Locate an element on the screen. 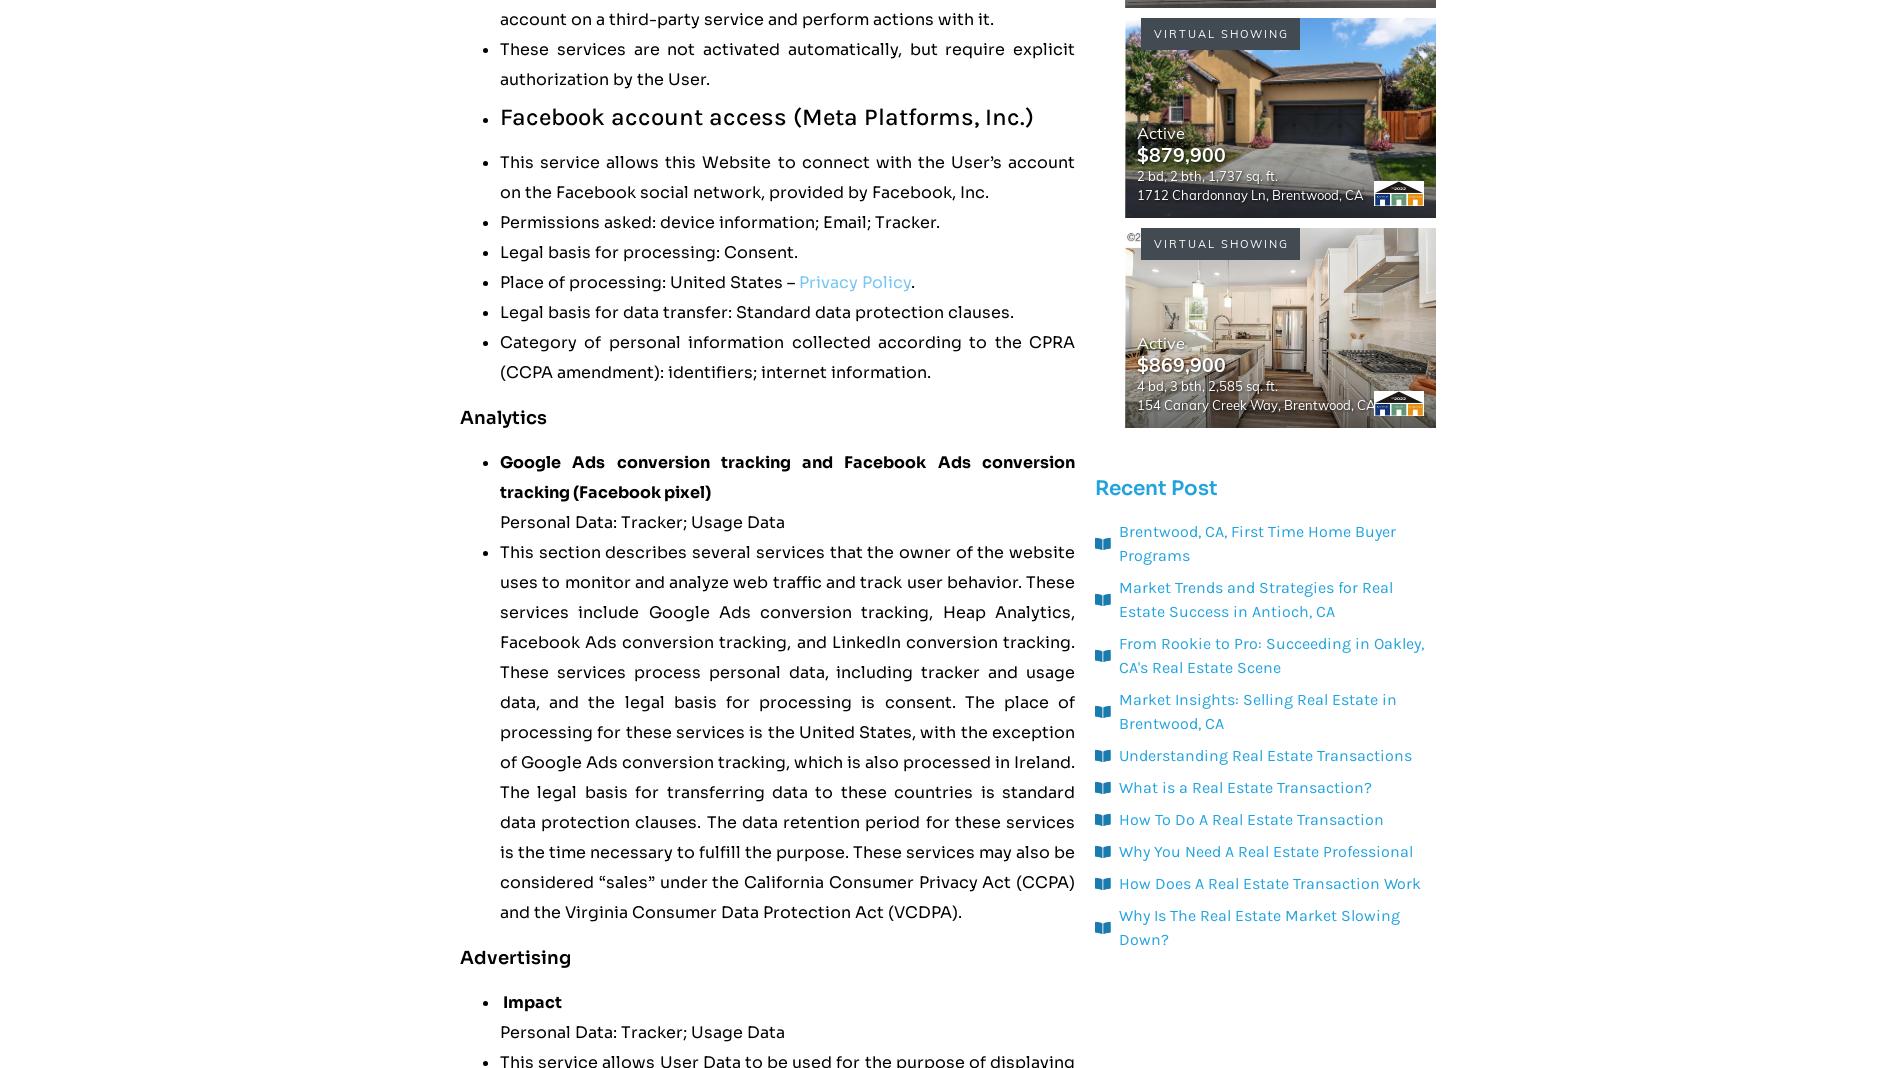 Image resolution: width=1900 pixels, height=1068 pixels. 'Impact' is located at coordinates (531, 1002).